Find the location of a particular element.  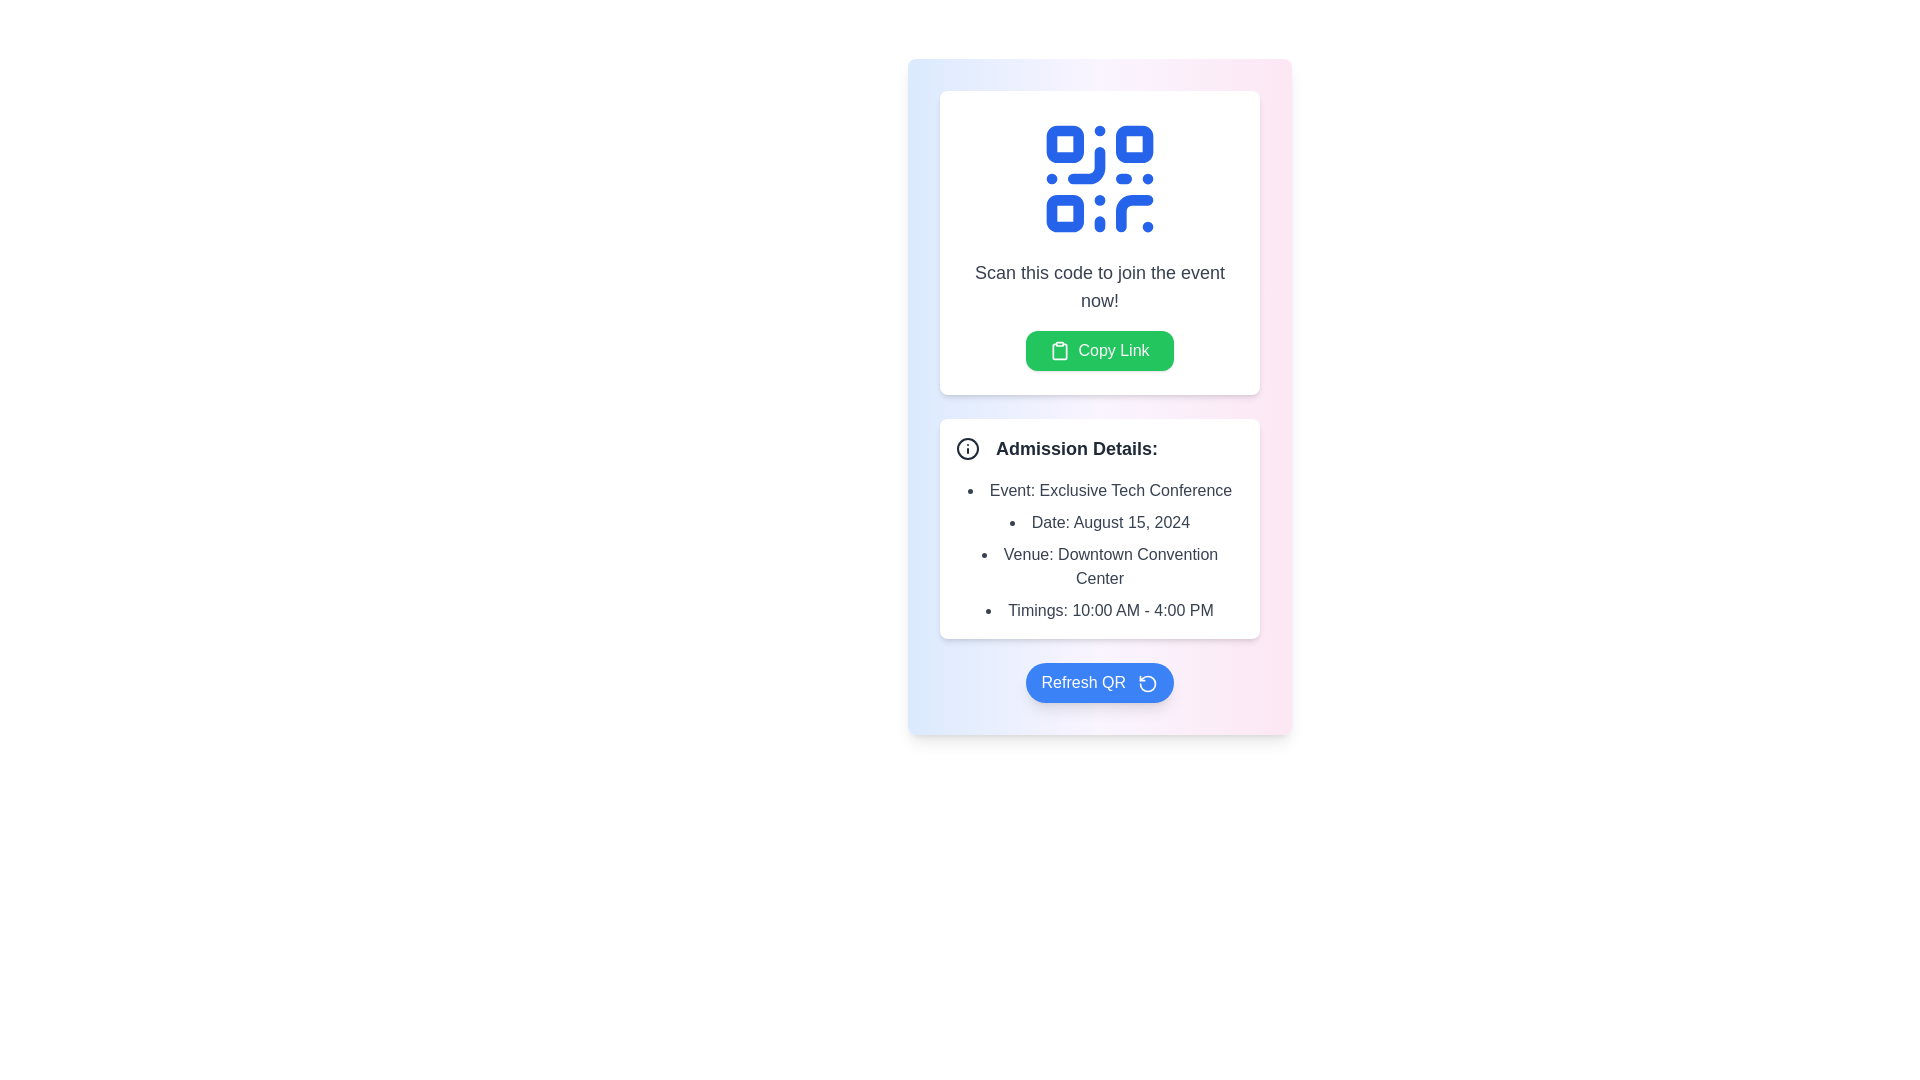

the circular SVG icon representing a counterclockwise rotation, which is located at the far-right side of the 'Refresh QR' button is located at coordinates (1148, 682).